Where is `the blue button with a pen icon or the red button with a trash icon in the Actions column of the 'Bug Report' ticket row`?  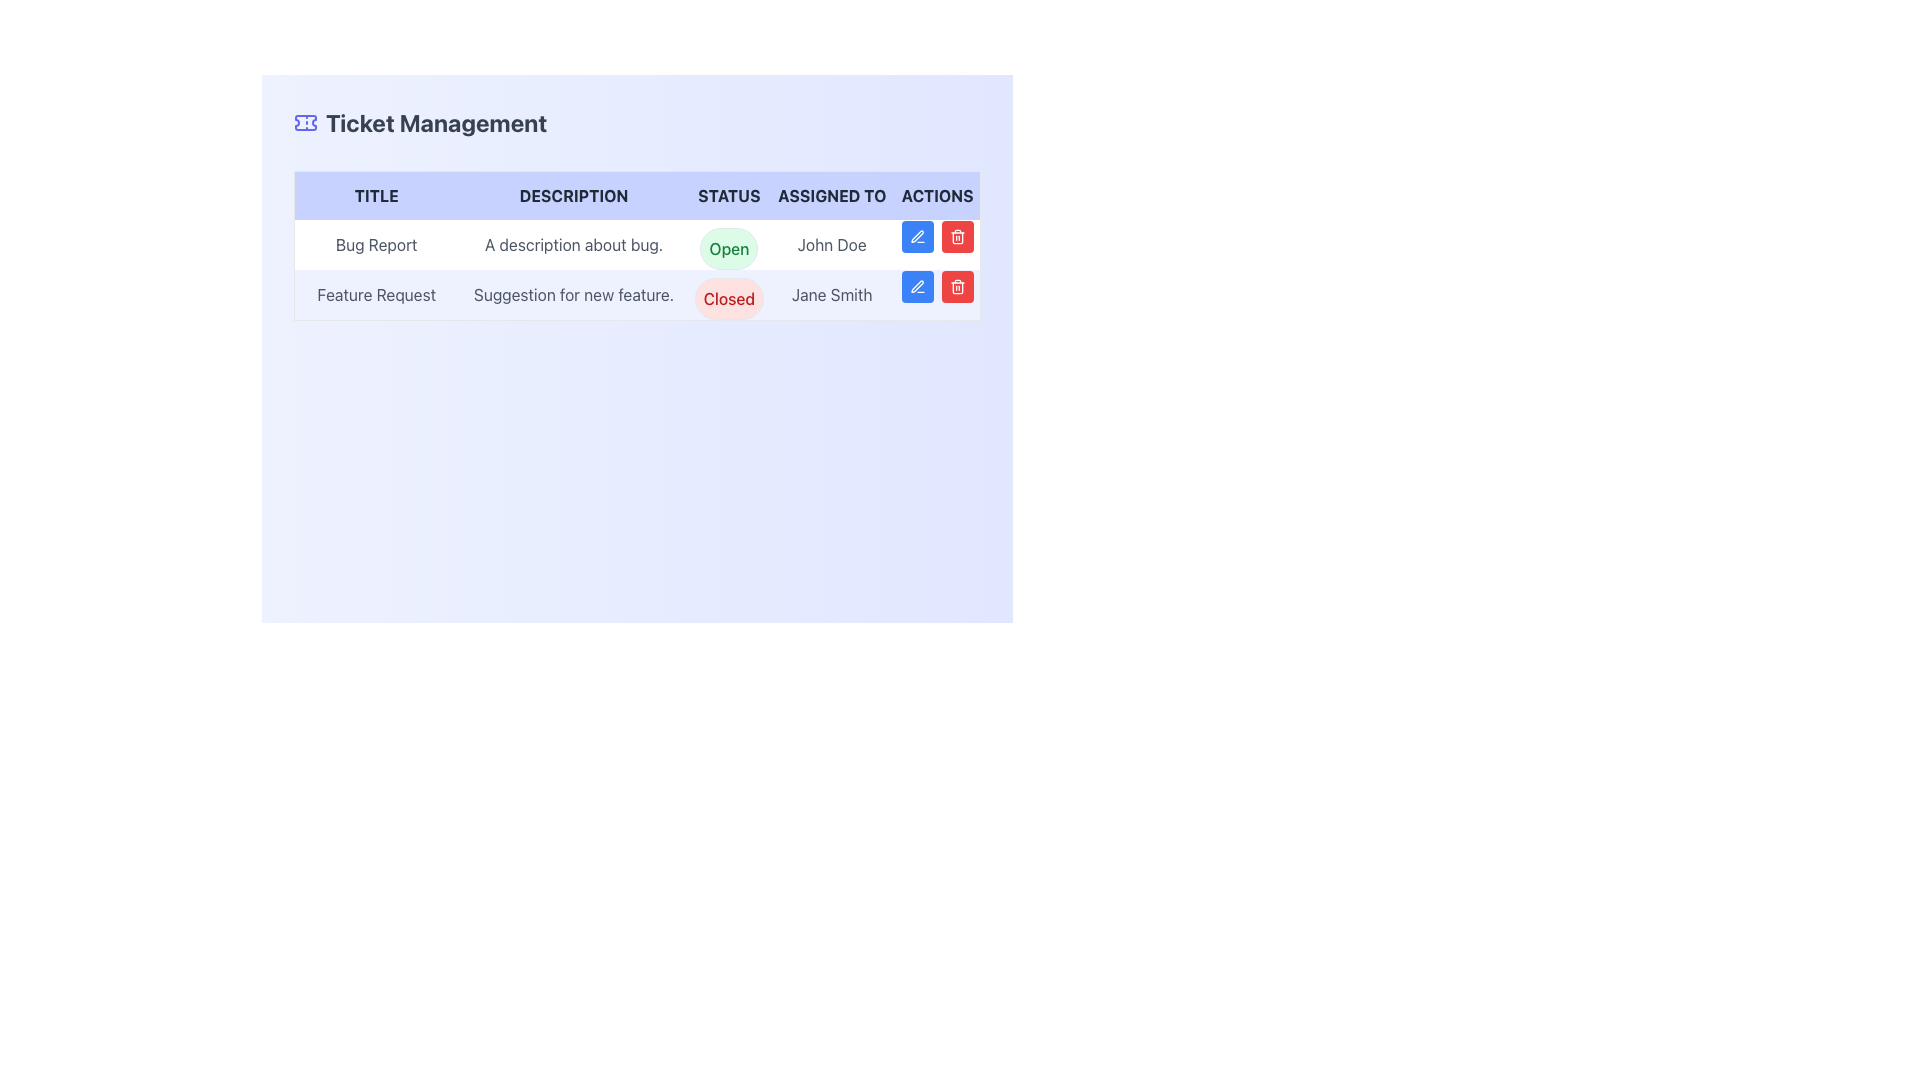
the blue button with a pen icon or the red button with a trash icon in the Actions column of the 'Bug Report' ticket row is located at coordinates (936, 235).